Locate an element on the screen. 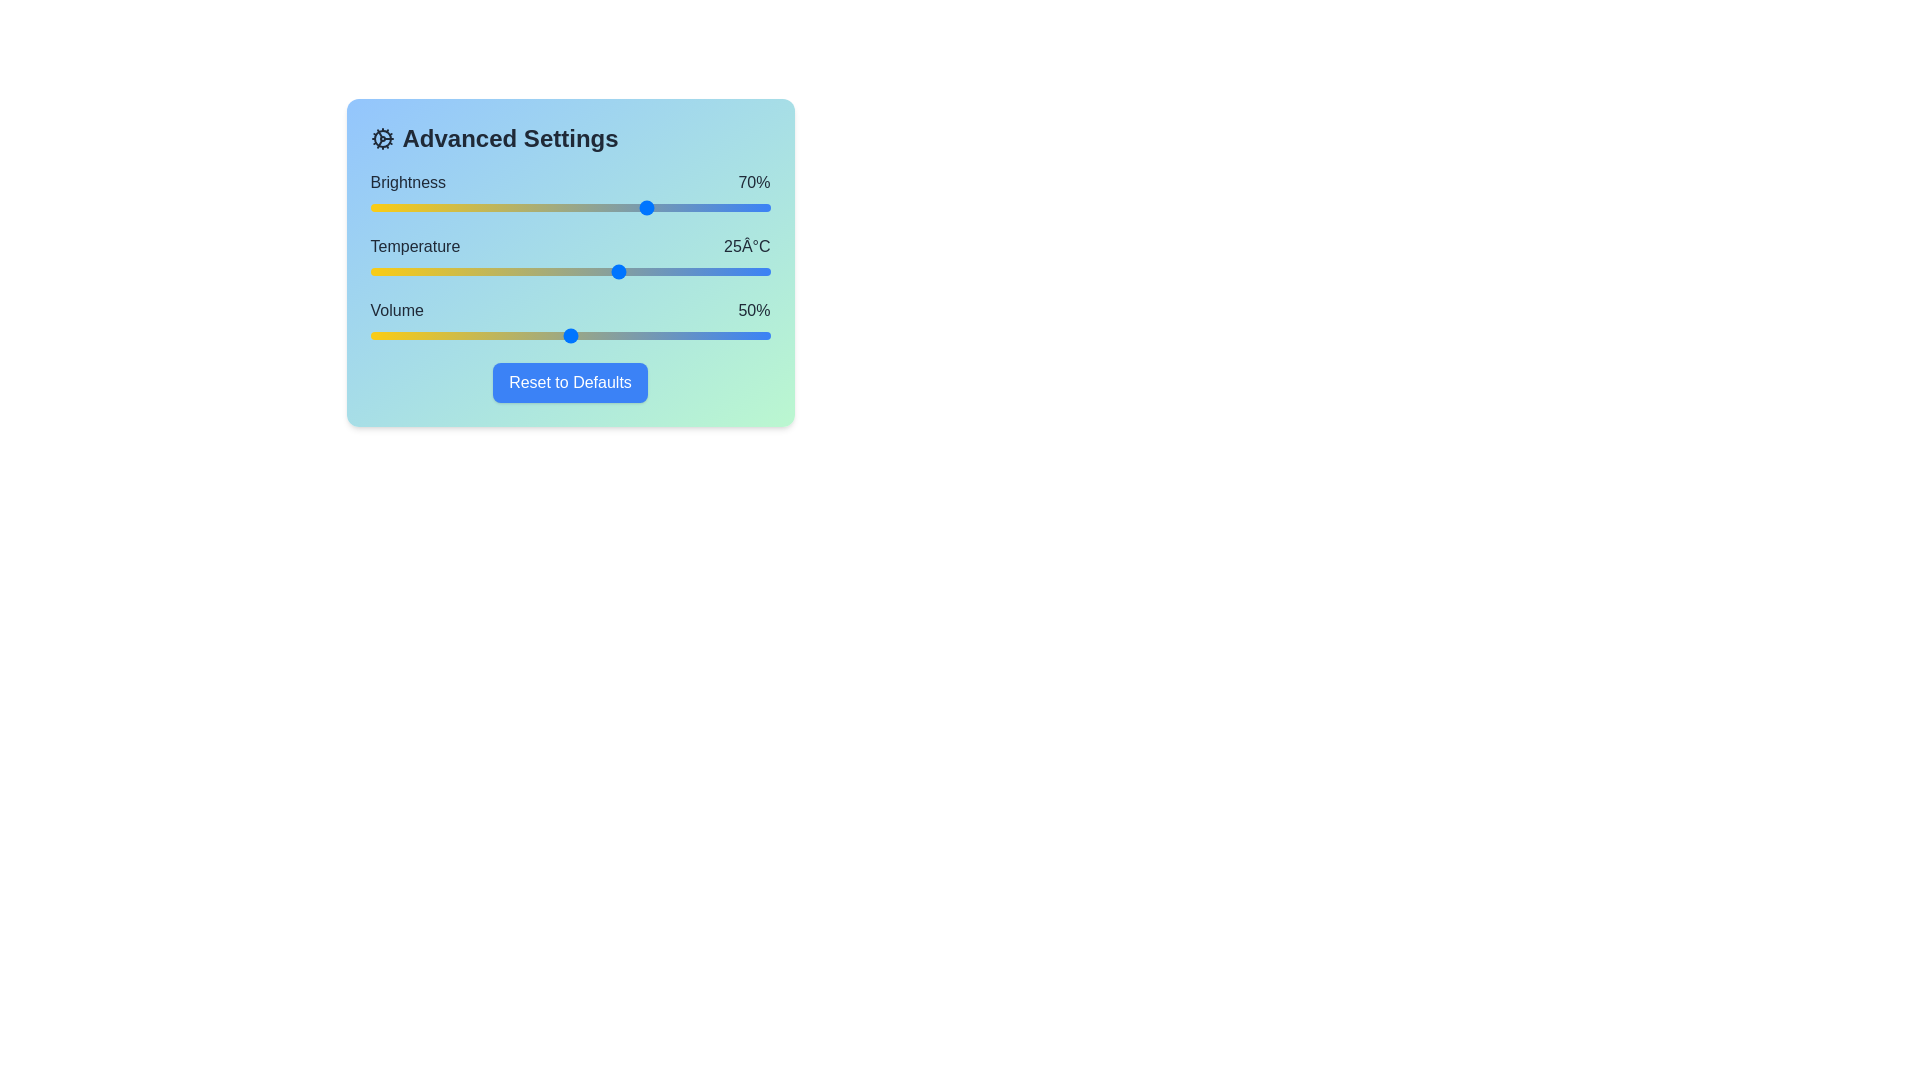 This screenshot has width=1920, height=1080. 'Reset to Defaults' button is located at coordinates (569, 382).